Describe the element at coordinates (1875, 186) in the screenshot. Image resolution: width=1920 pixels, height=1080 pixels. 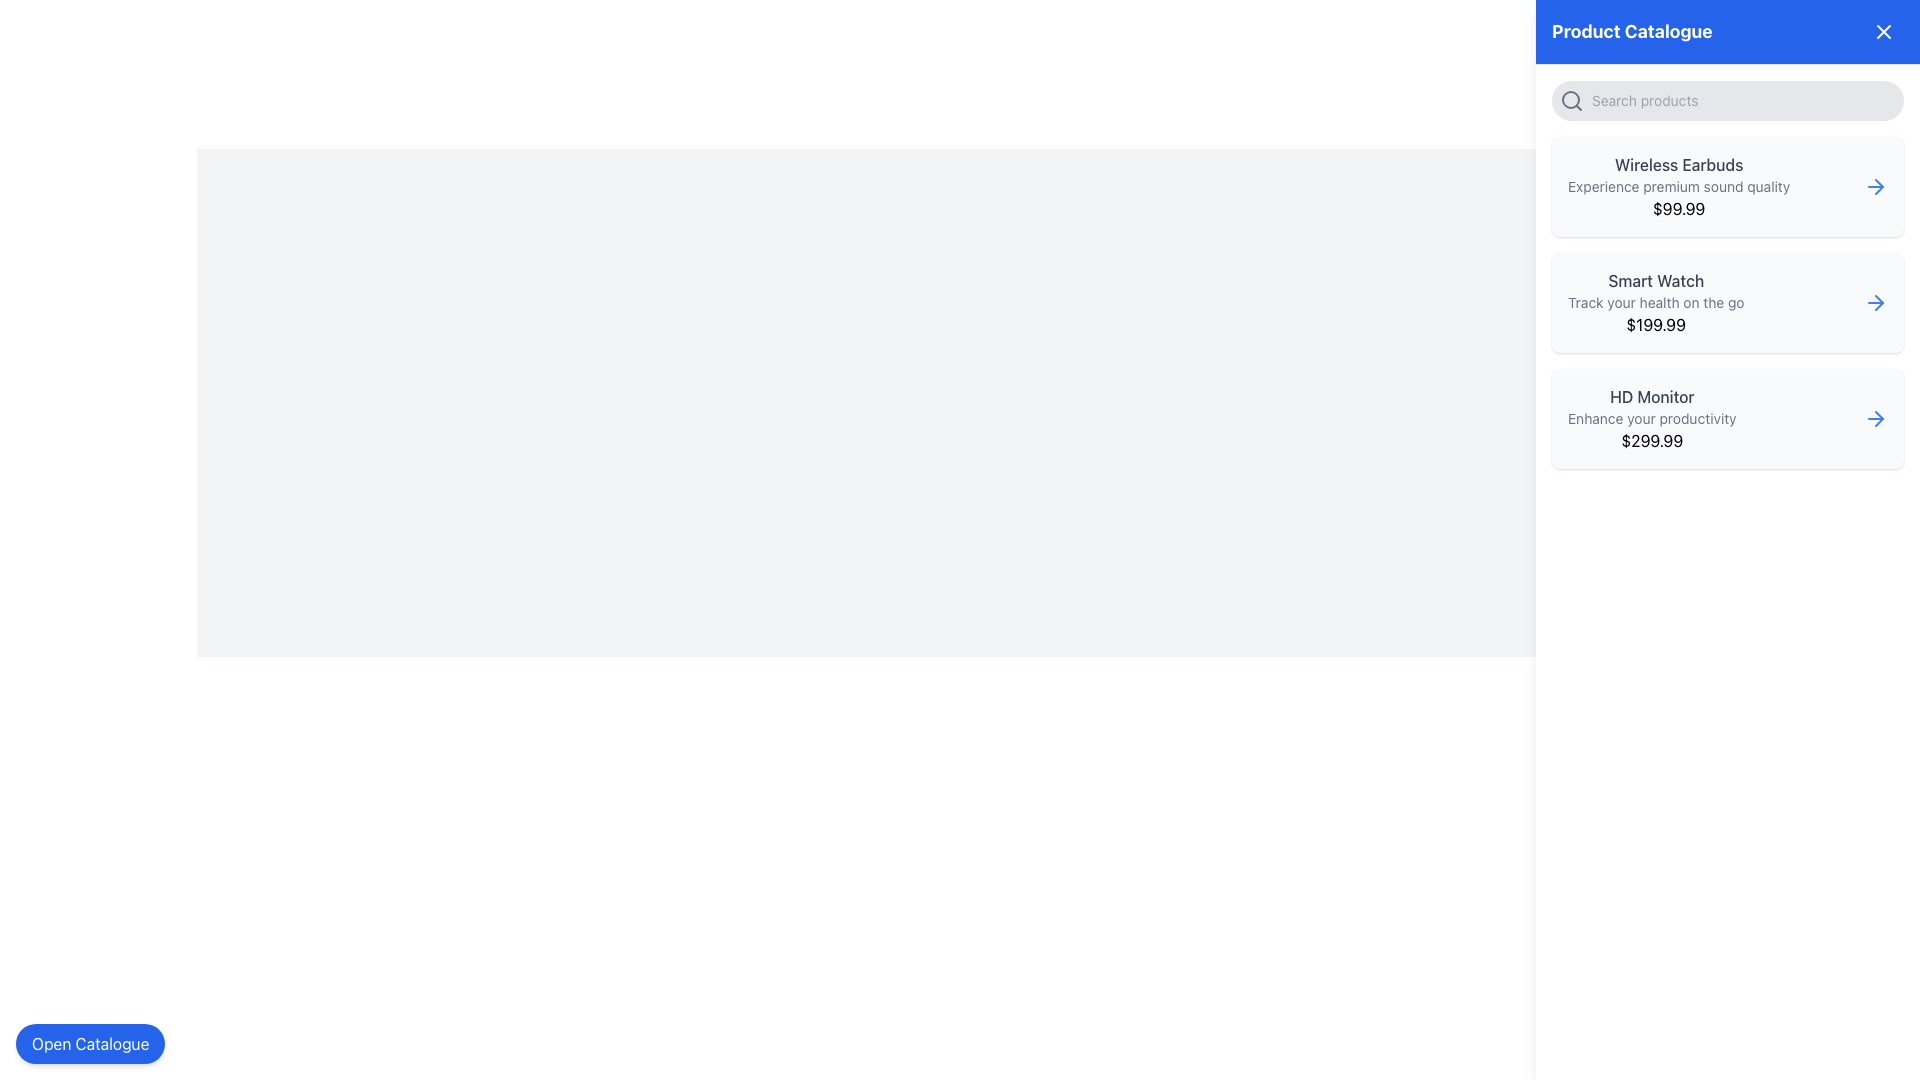
I see `the button located at the far right of the 'Wireless Earbuds' product card in the 'Product Catalogue' sidebar` at that location.